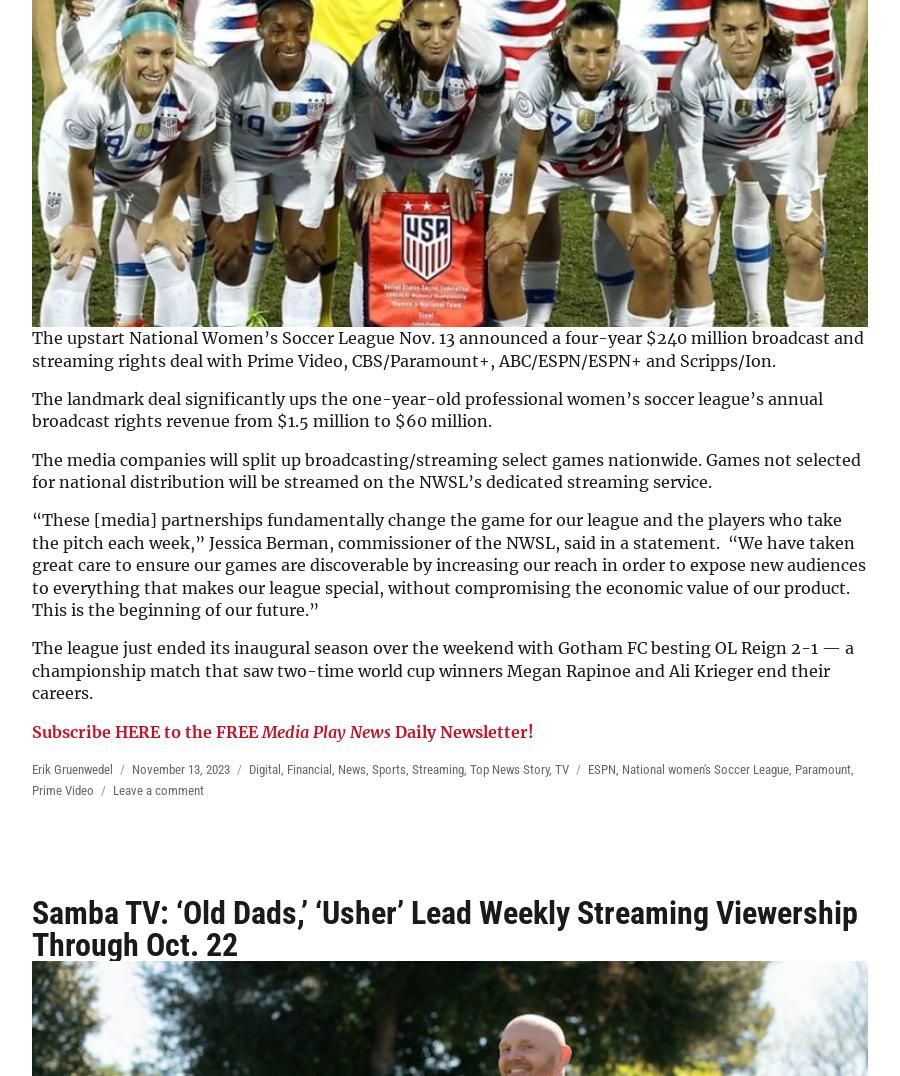 The width and height of the screenshot is (900, 1076). Describe the element at coordinates (180, 769) in the screenshot. I see `'November 13, 2023'` at that location.